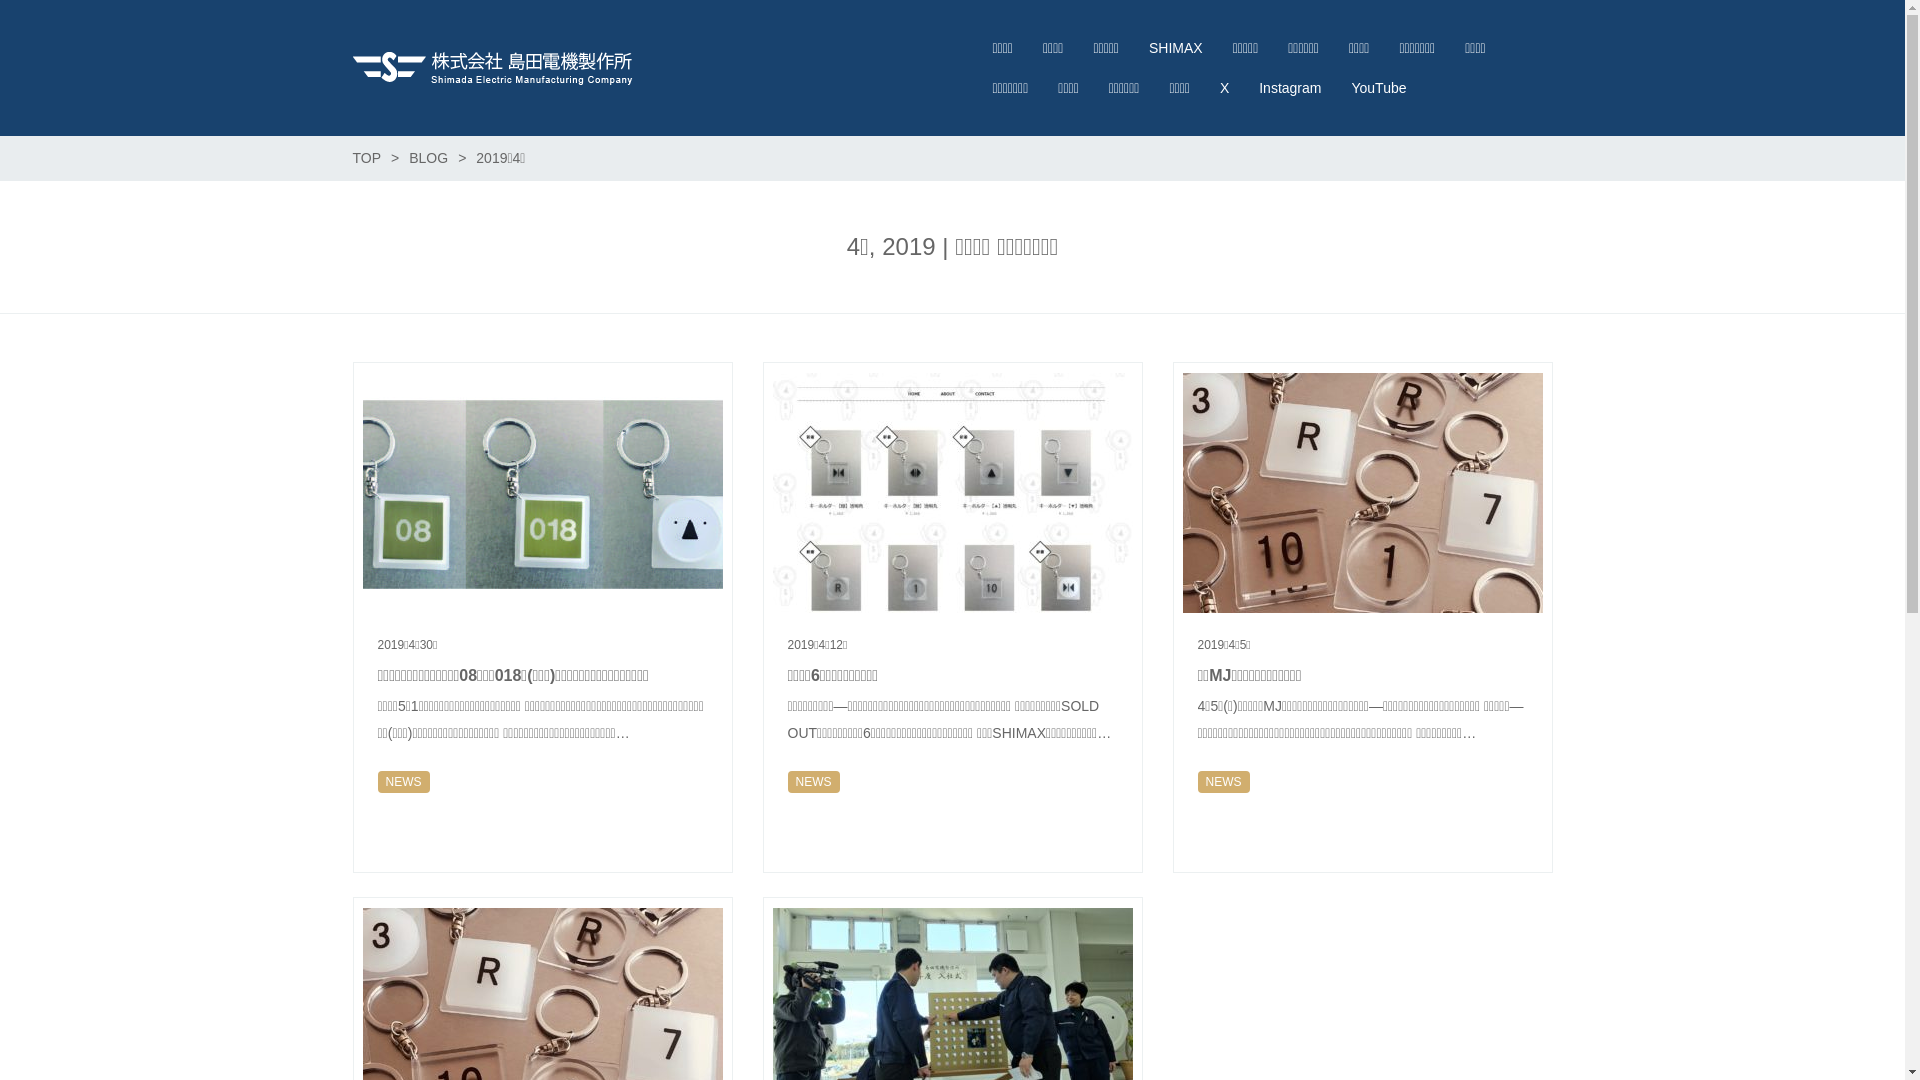 This screenshot has height=1080, width=1920. Describe the element at coordinates (1290, 87) in the screenshot. I see `'Instagram'` at that location.